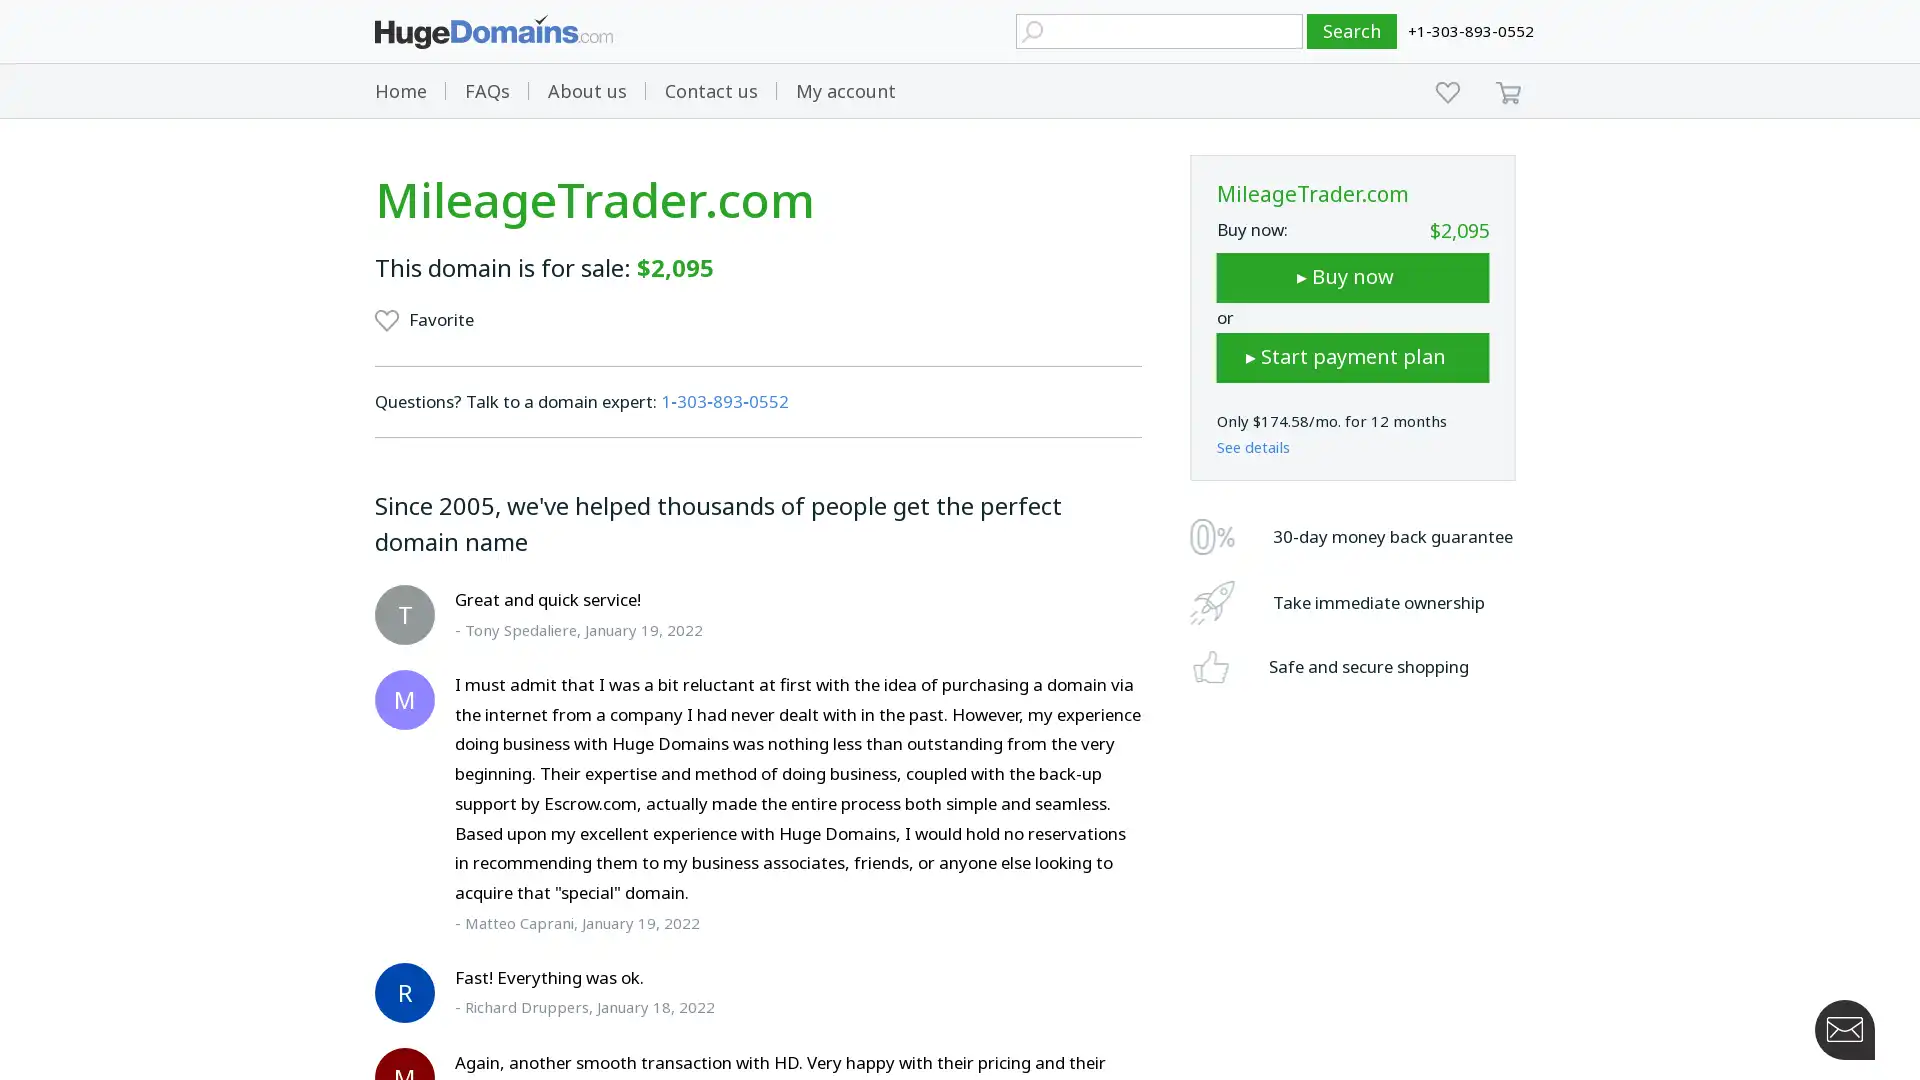  What do you see at coordinates (1352, 31) in the screenshot?
I see `Search` at bounding box center [1352, 31].